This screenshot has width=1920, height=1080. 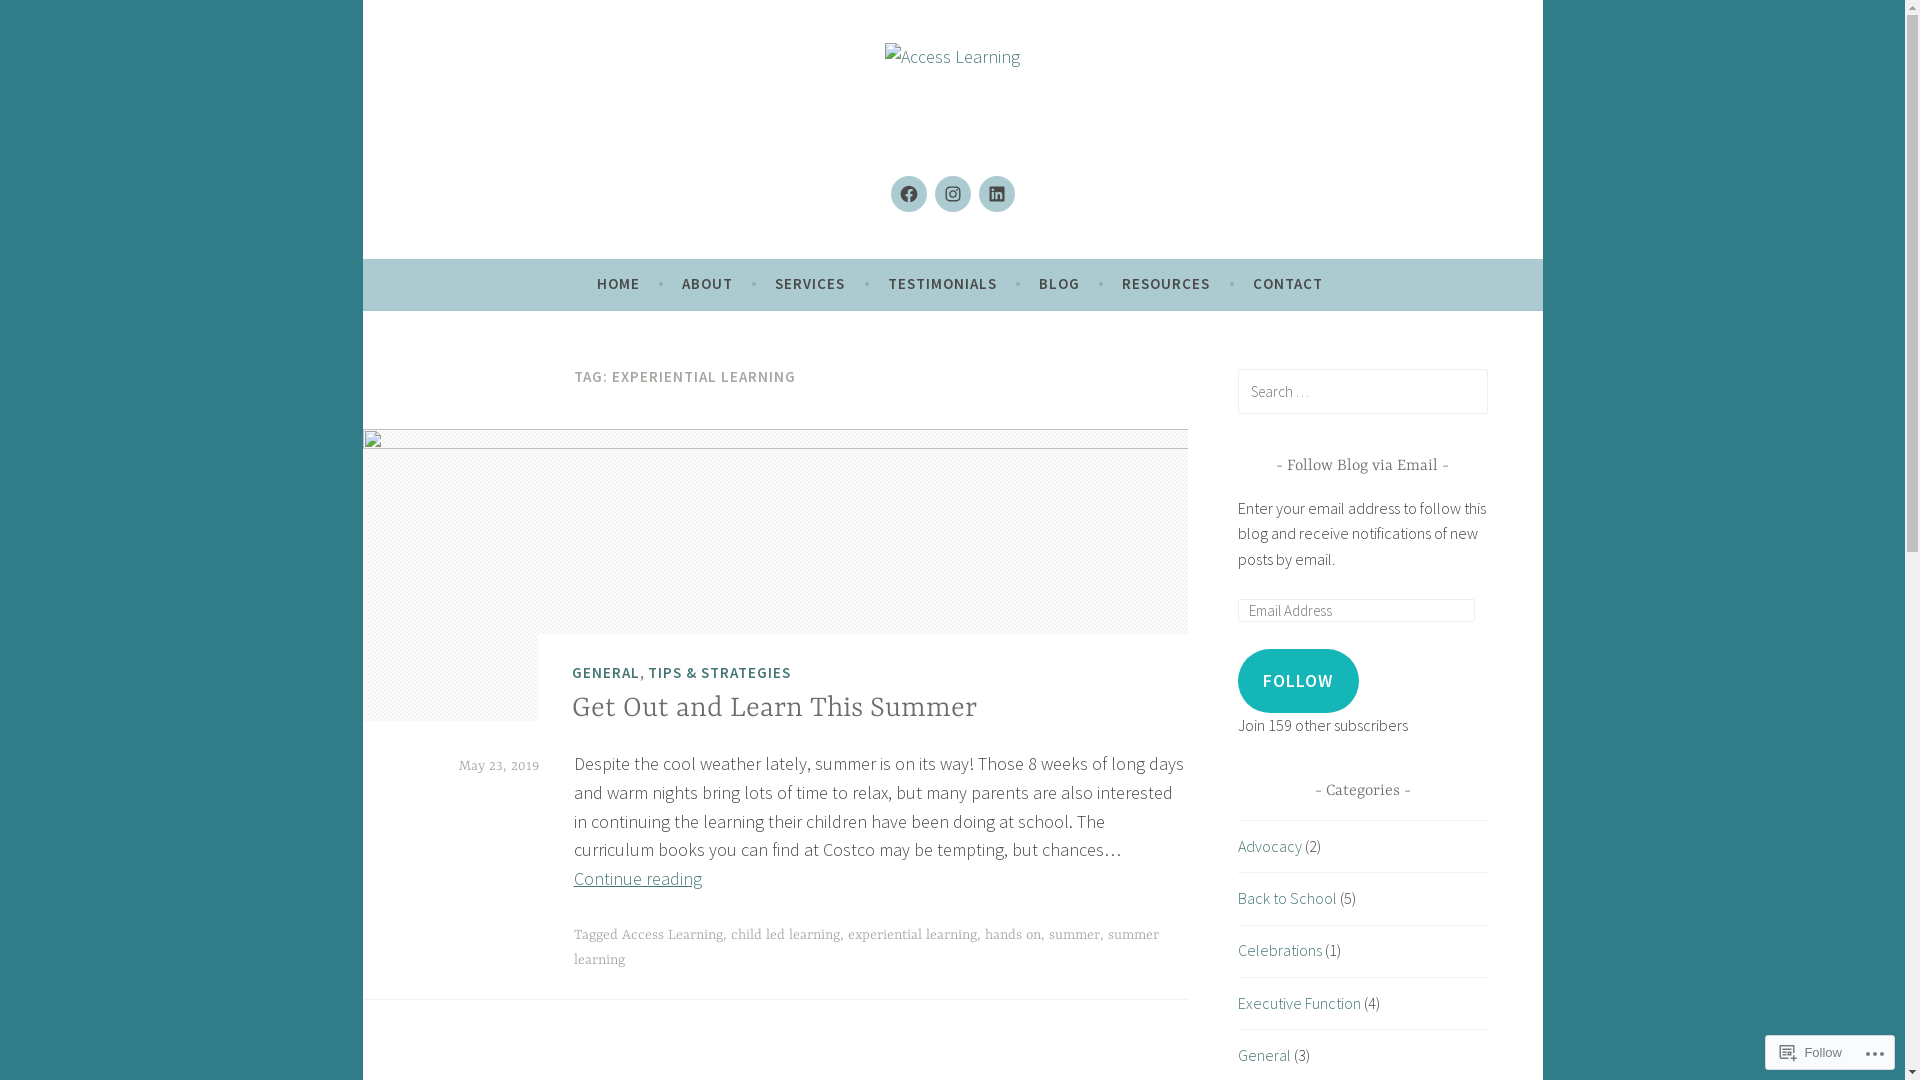 What do you see at coordinates (1058, 284) in the screenshot?
I see `'BLOG'` at bounding box center [1058, 284].